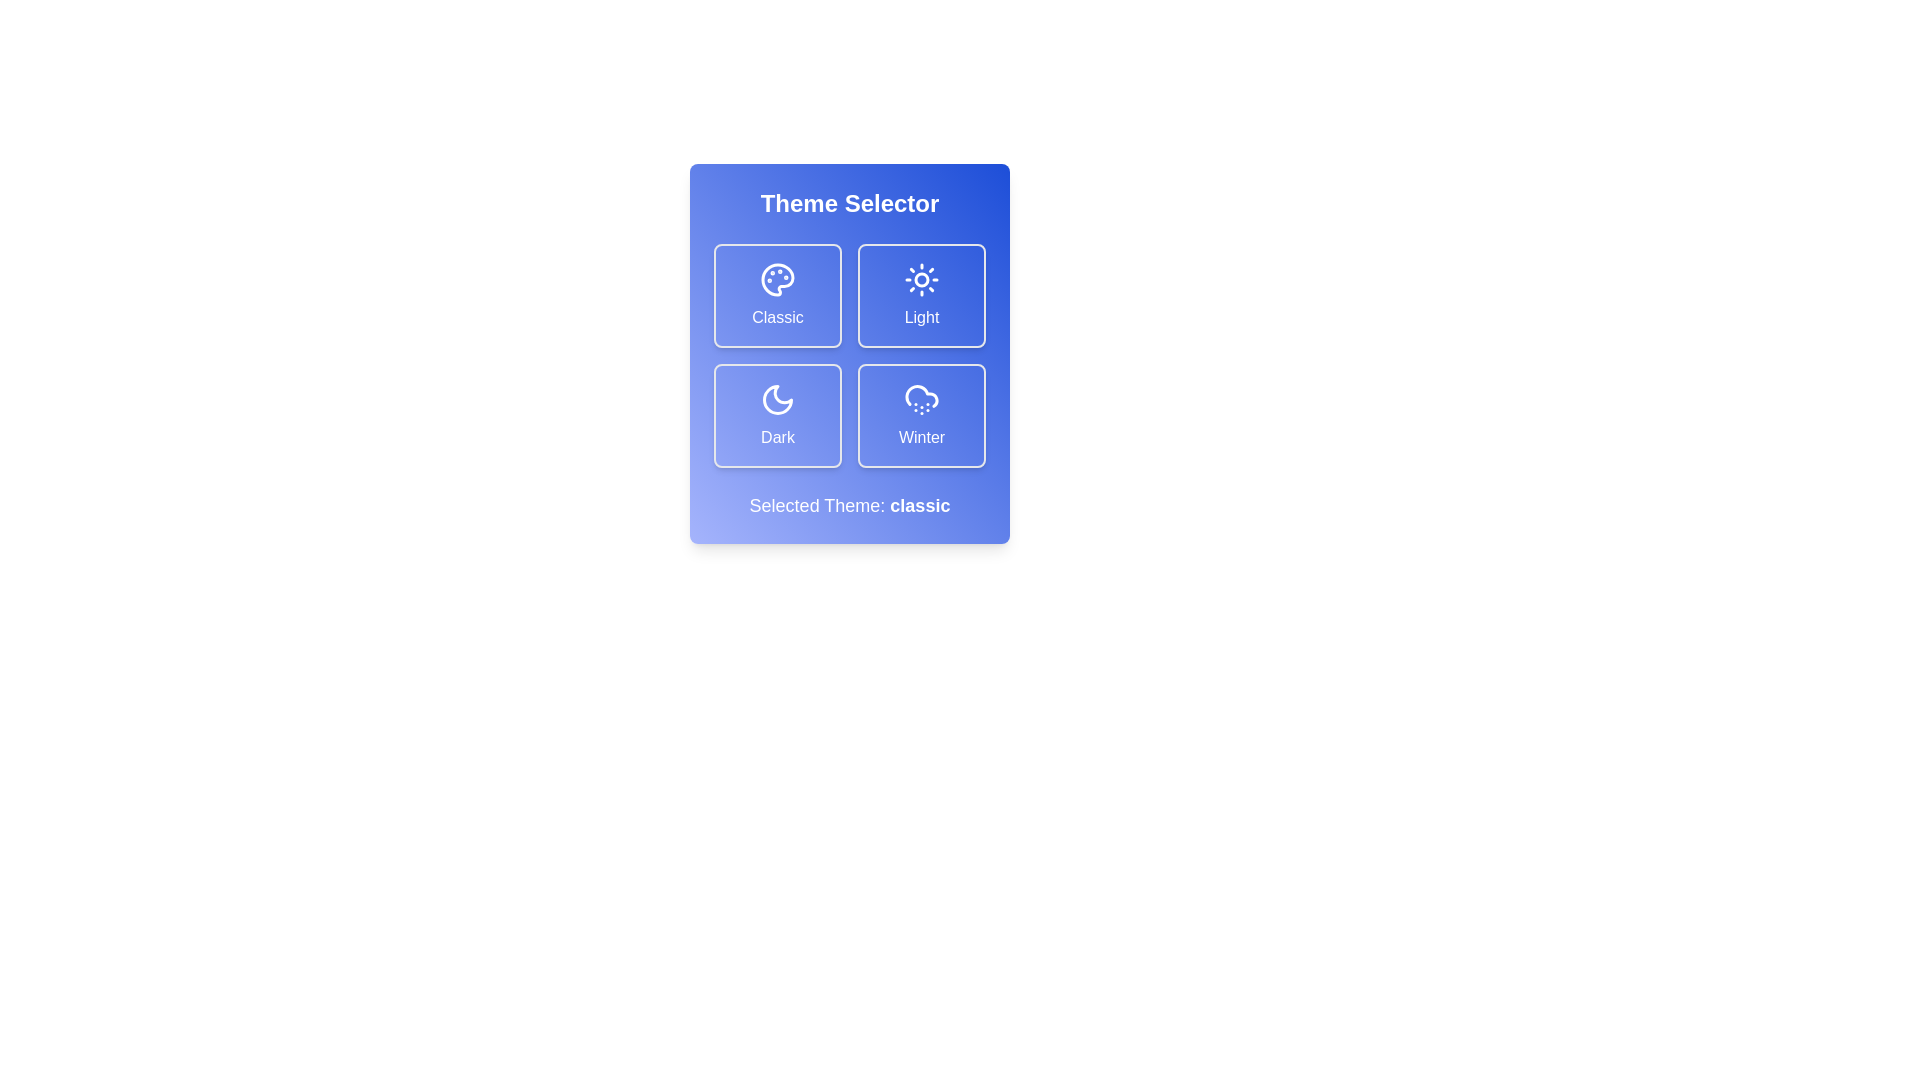 The width and height of the screenshot is (1920, 1080). Describe the element at coordinates (776, 296) in the screenshot. I see `the theme by clicking on the respective button. The parameter classic specifies the theme to select, with possible values being 'classic', 'light', 'dark', or 'winter'` at that location.